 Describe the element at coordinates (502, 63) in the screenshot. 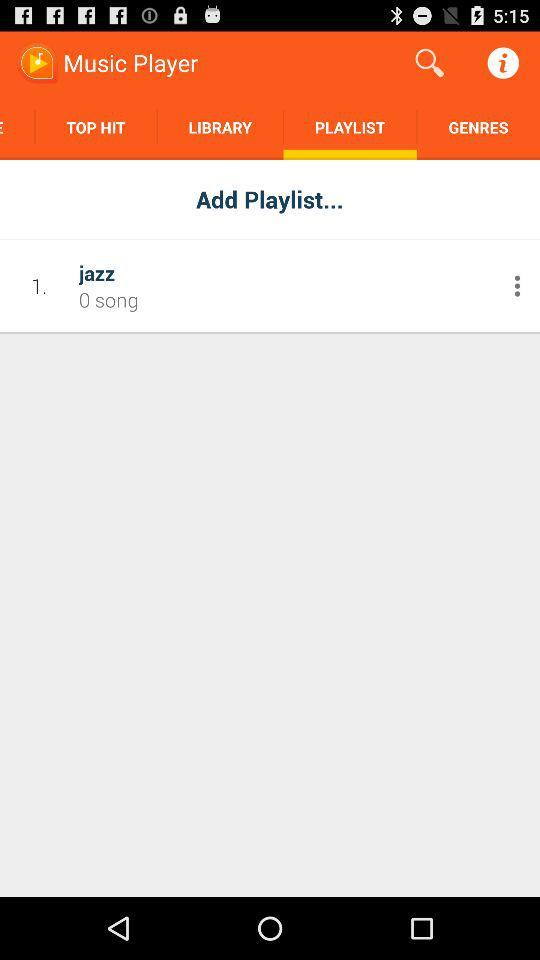

I see `the button on the top right corner of the web page` at that location.